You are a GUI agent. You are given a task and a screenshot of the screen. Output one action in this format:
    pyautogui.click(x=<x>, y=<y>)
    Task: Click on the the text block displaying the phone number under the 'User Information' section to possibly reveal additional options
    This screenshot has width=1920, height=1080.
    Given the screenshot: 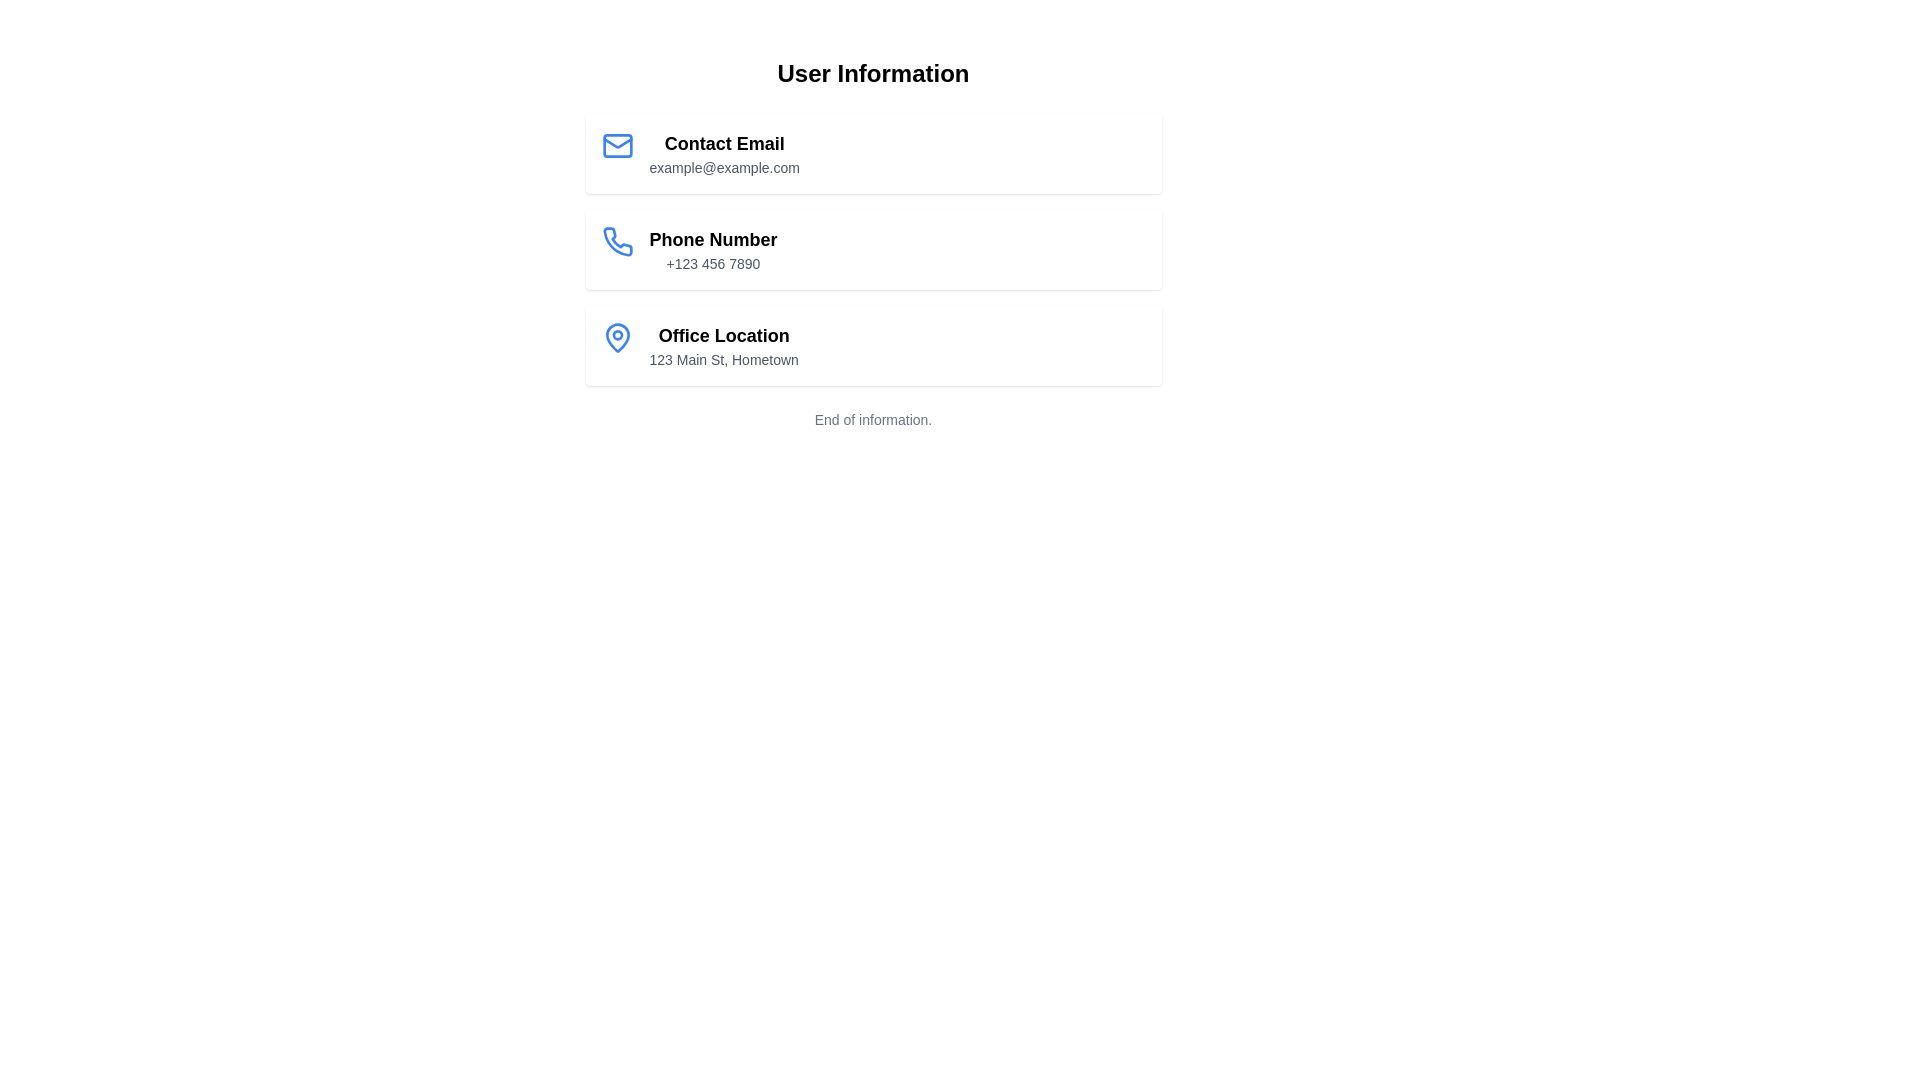 What is the action you would take?
    pyautogui.click(x=713, y=249)
    